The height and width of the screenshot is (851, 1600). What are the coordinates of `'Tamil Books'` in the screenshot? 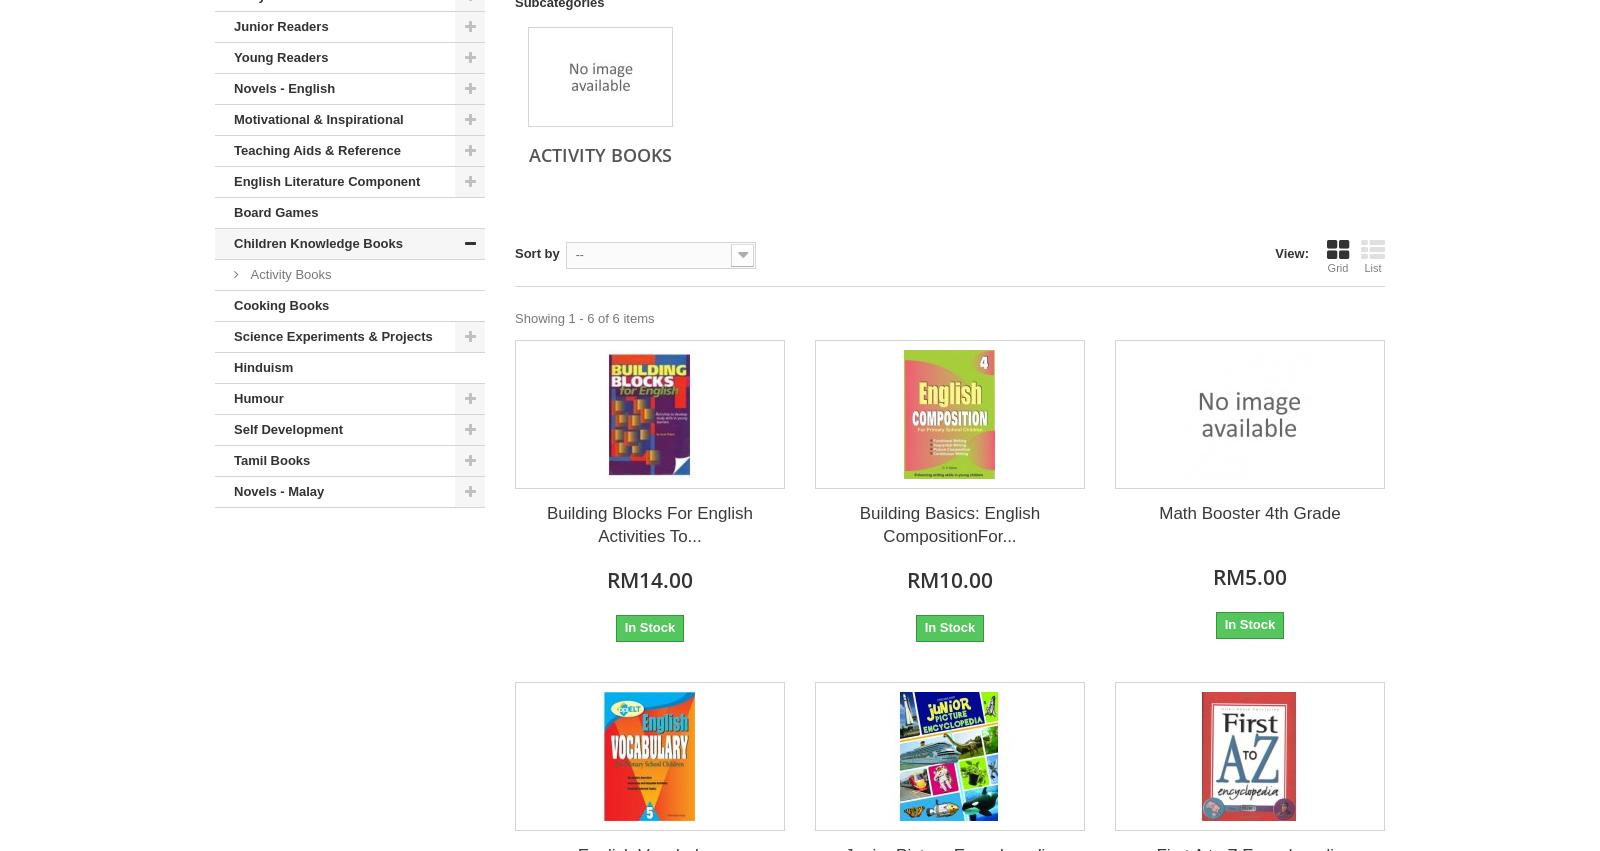 It's located at (272, 460).